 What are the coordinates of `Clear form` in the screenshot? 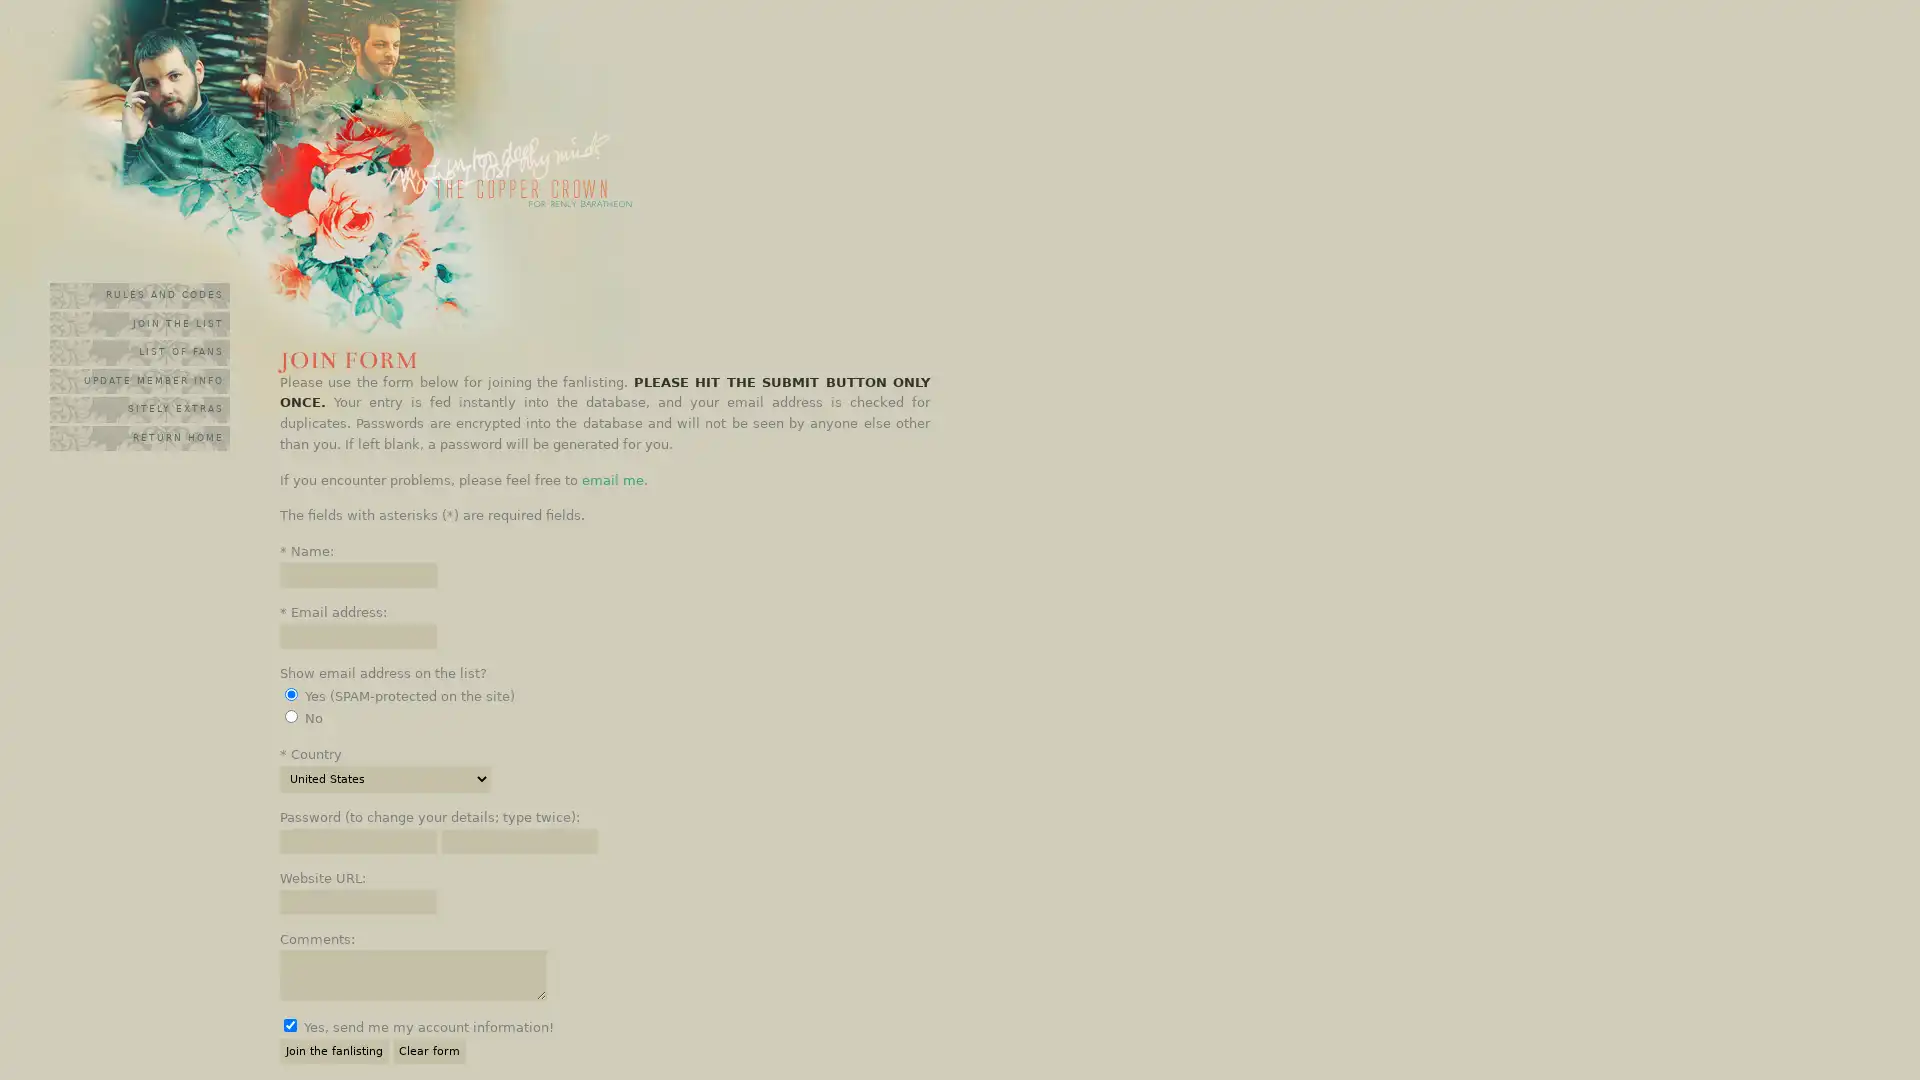 It's located at (428, 1050).